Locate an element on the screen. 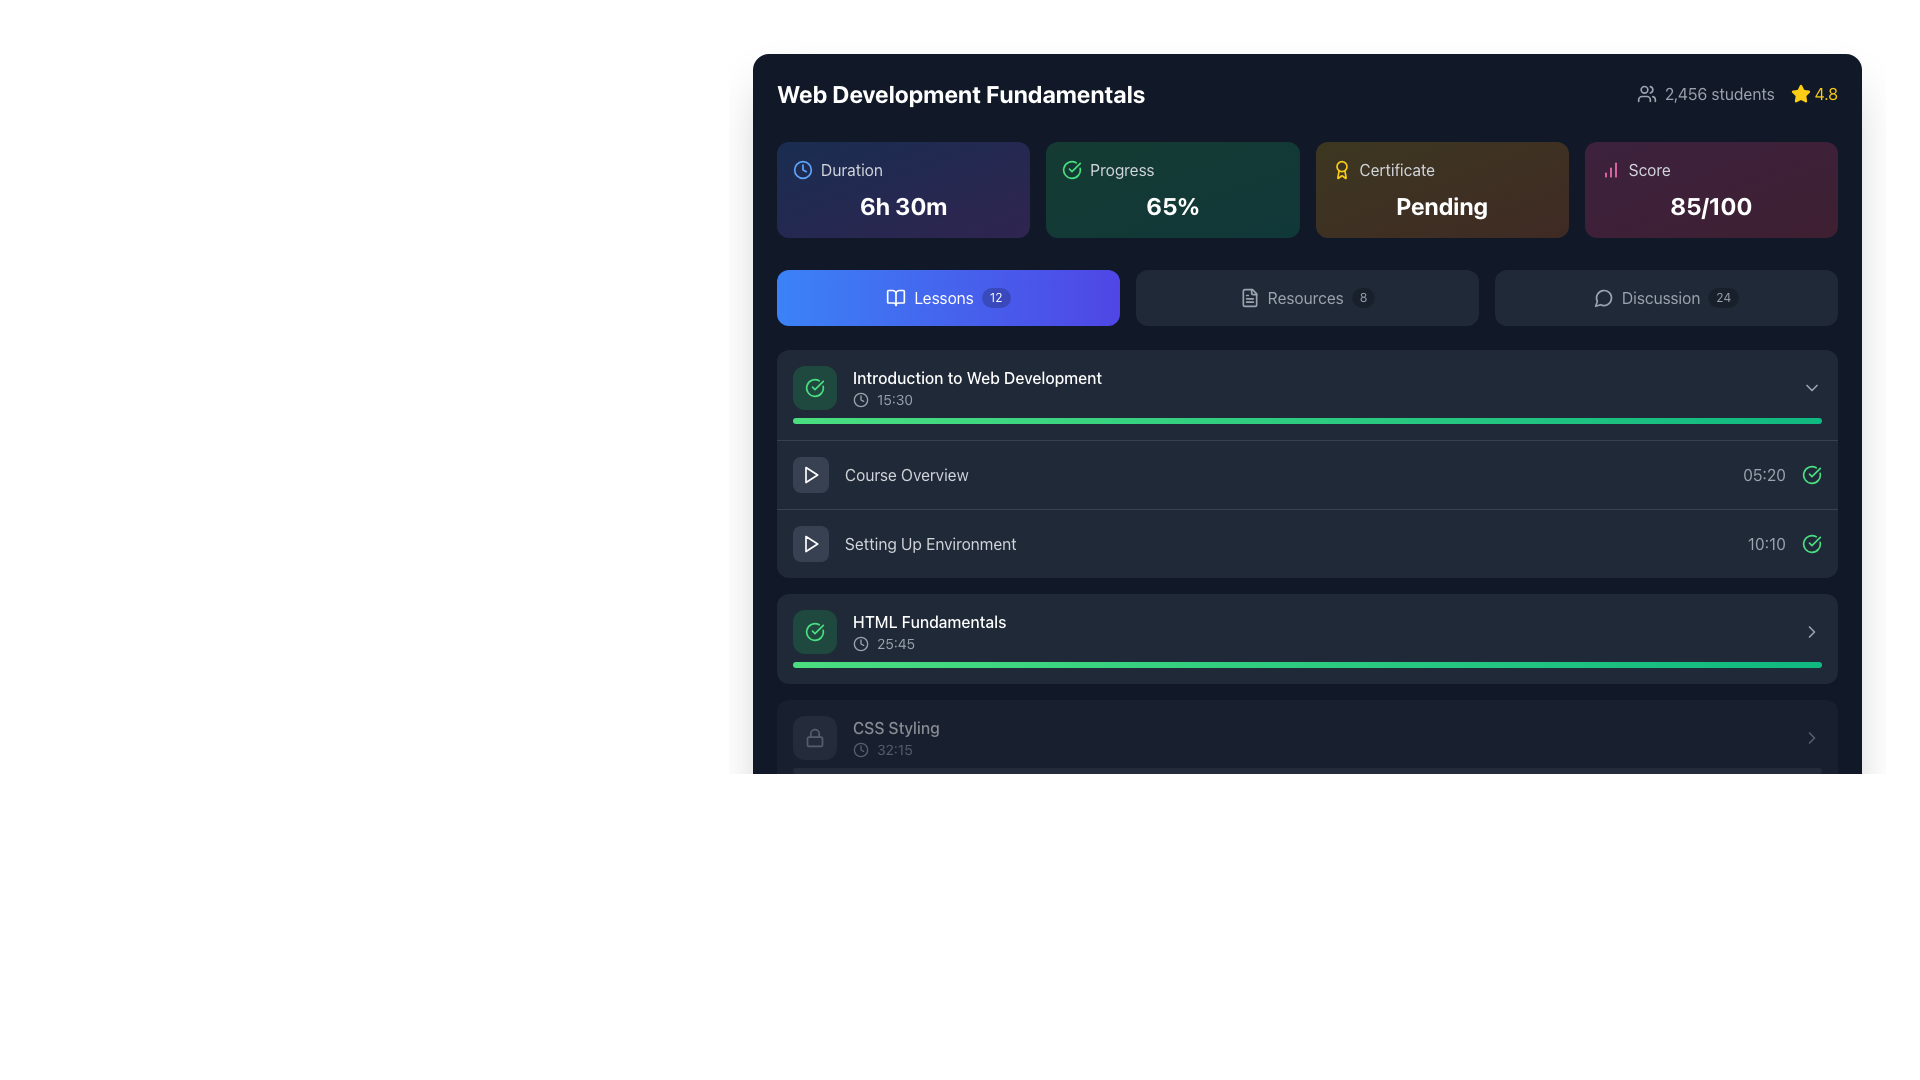 The height and width of the screenshot is (1080, 1920). the time icon located at the start of the 'CSS Styling' lesson row is located at coordinates (860, 749).